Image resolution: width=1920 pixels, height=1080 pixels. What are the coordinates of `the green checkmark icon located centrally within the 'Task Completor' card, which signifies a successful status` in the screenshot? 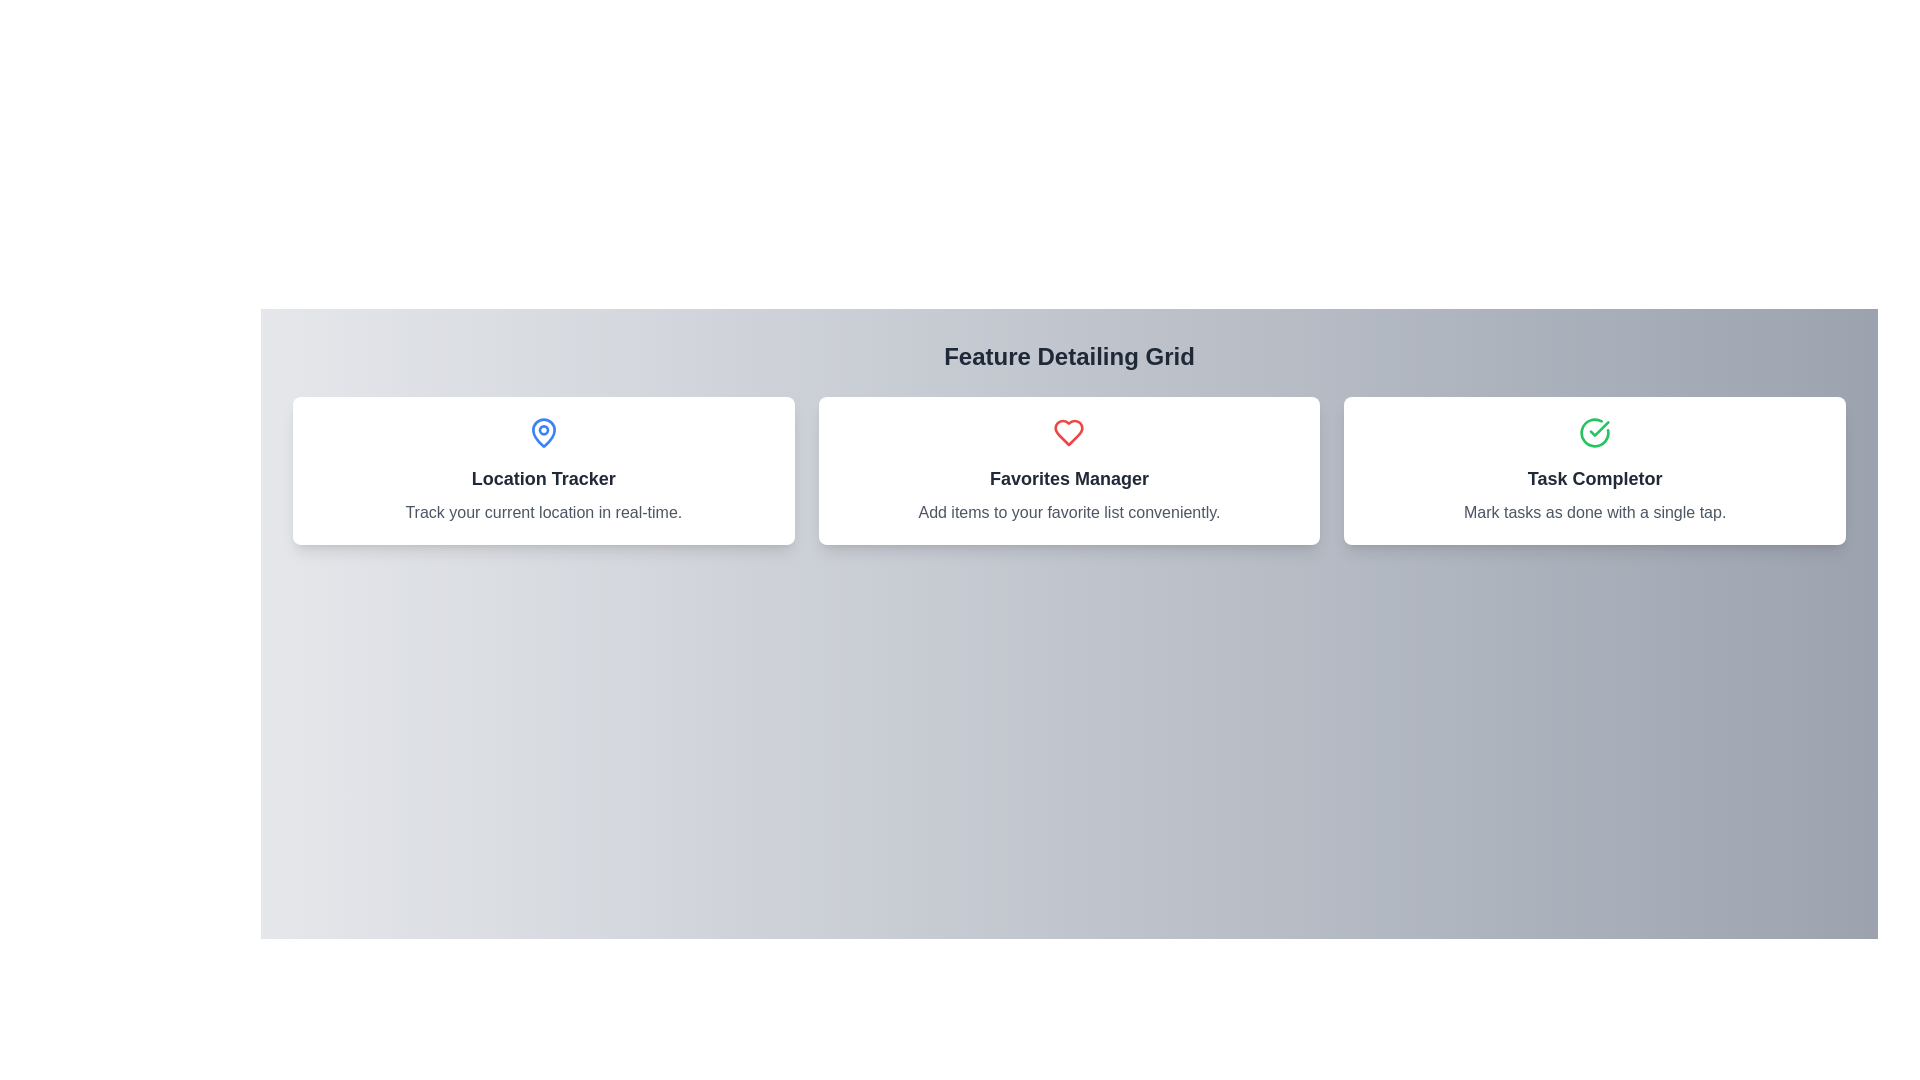 It's located at (1598, 427).